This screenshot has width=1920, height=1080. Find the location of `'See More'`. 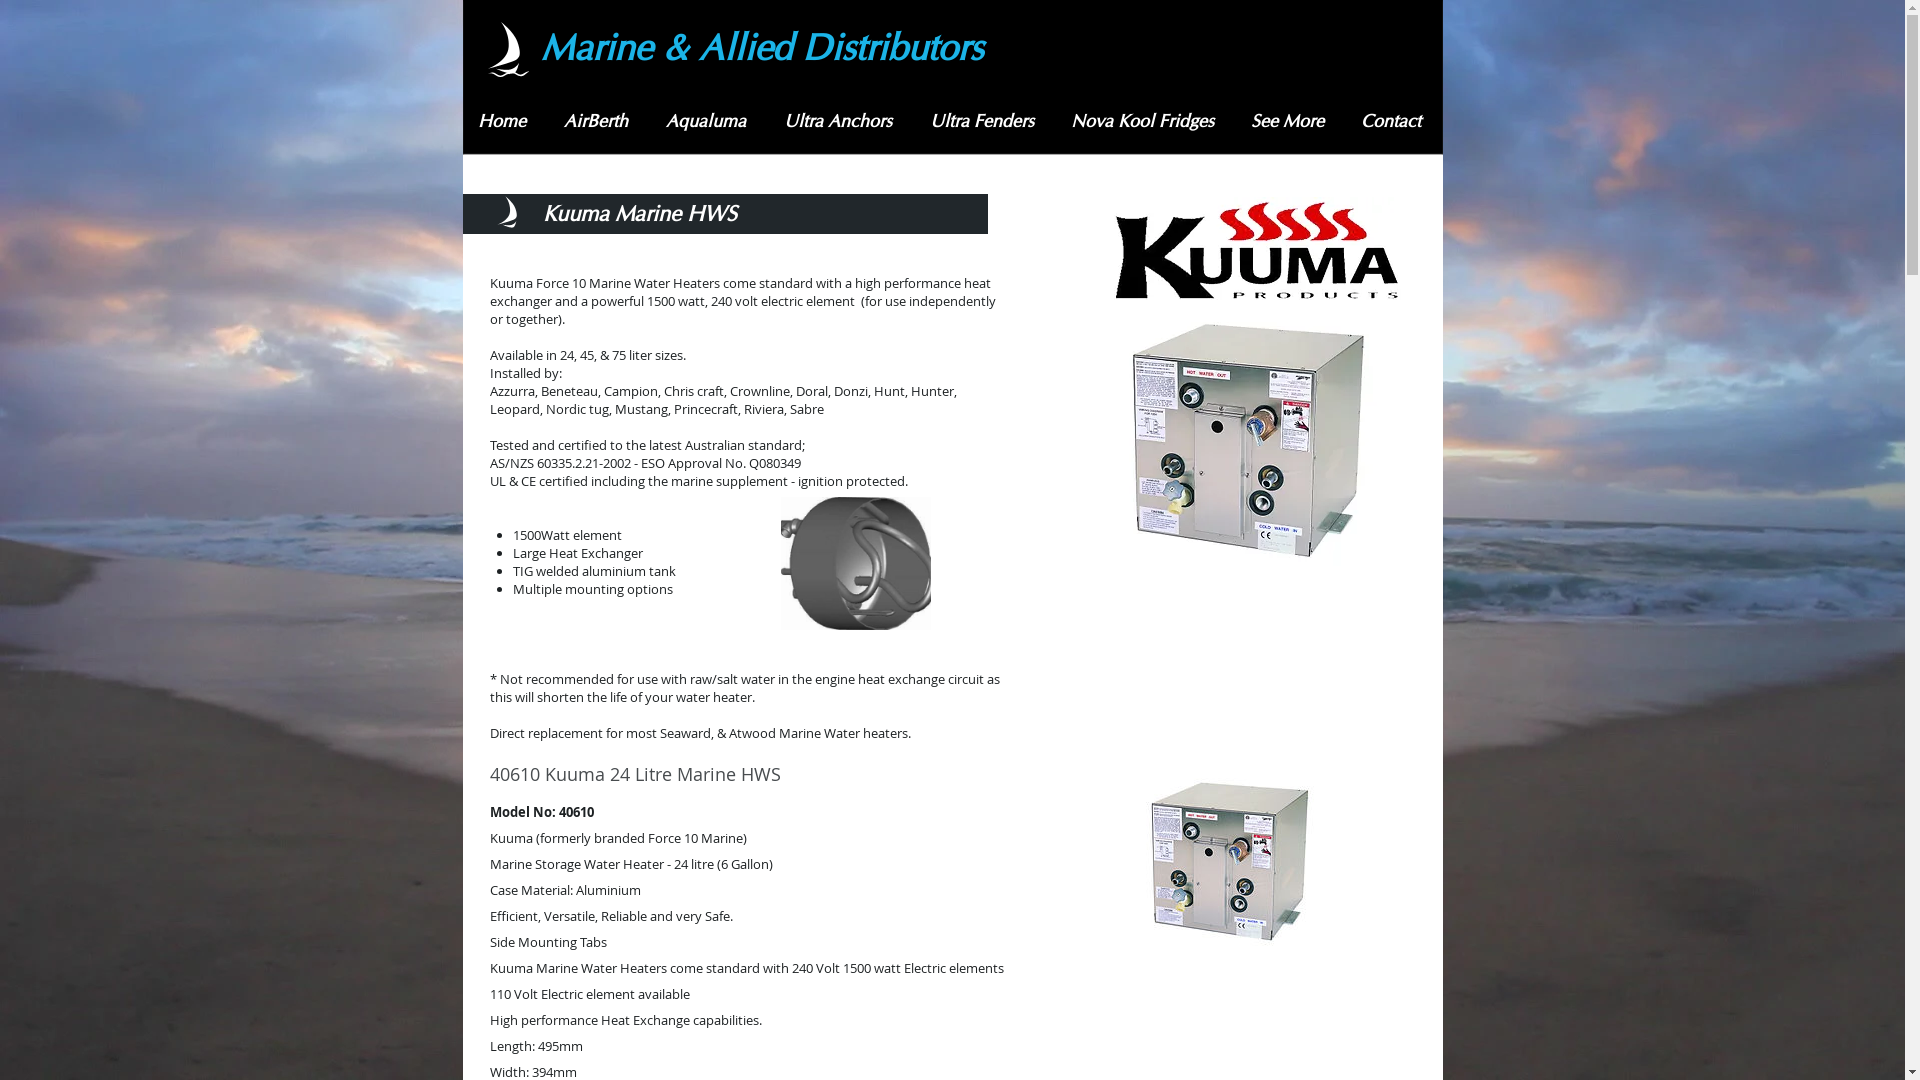

'See More' is located at coordinates (1291, 121).